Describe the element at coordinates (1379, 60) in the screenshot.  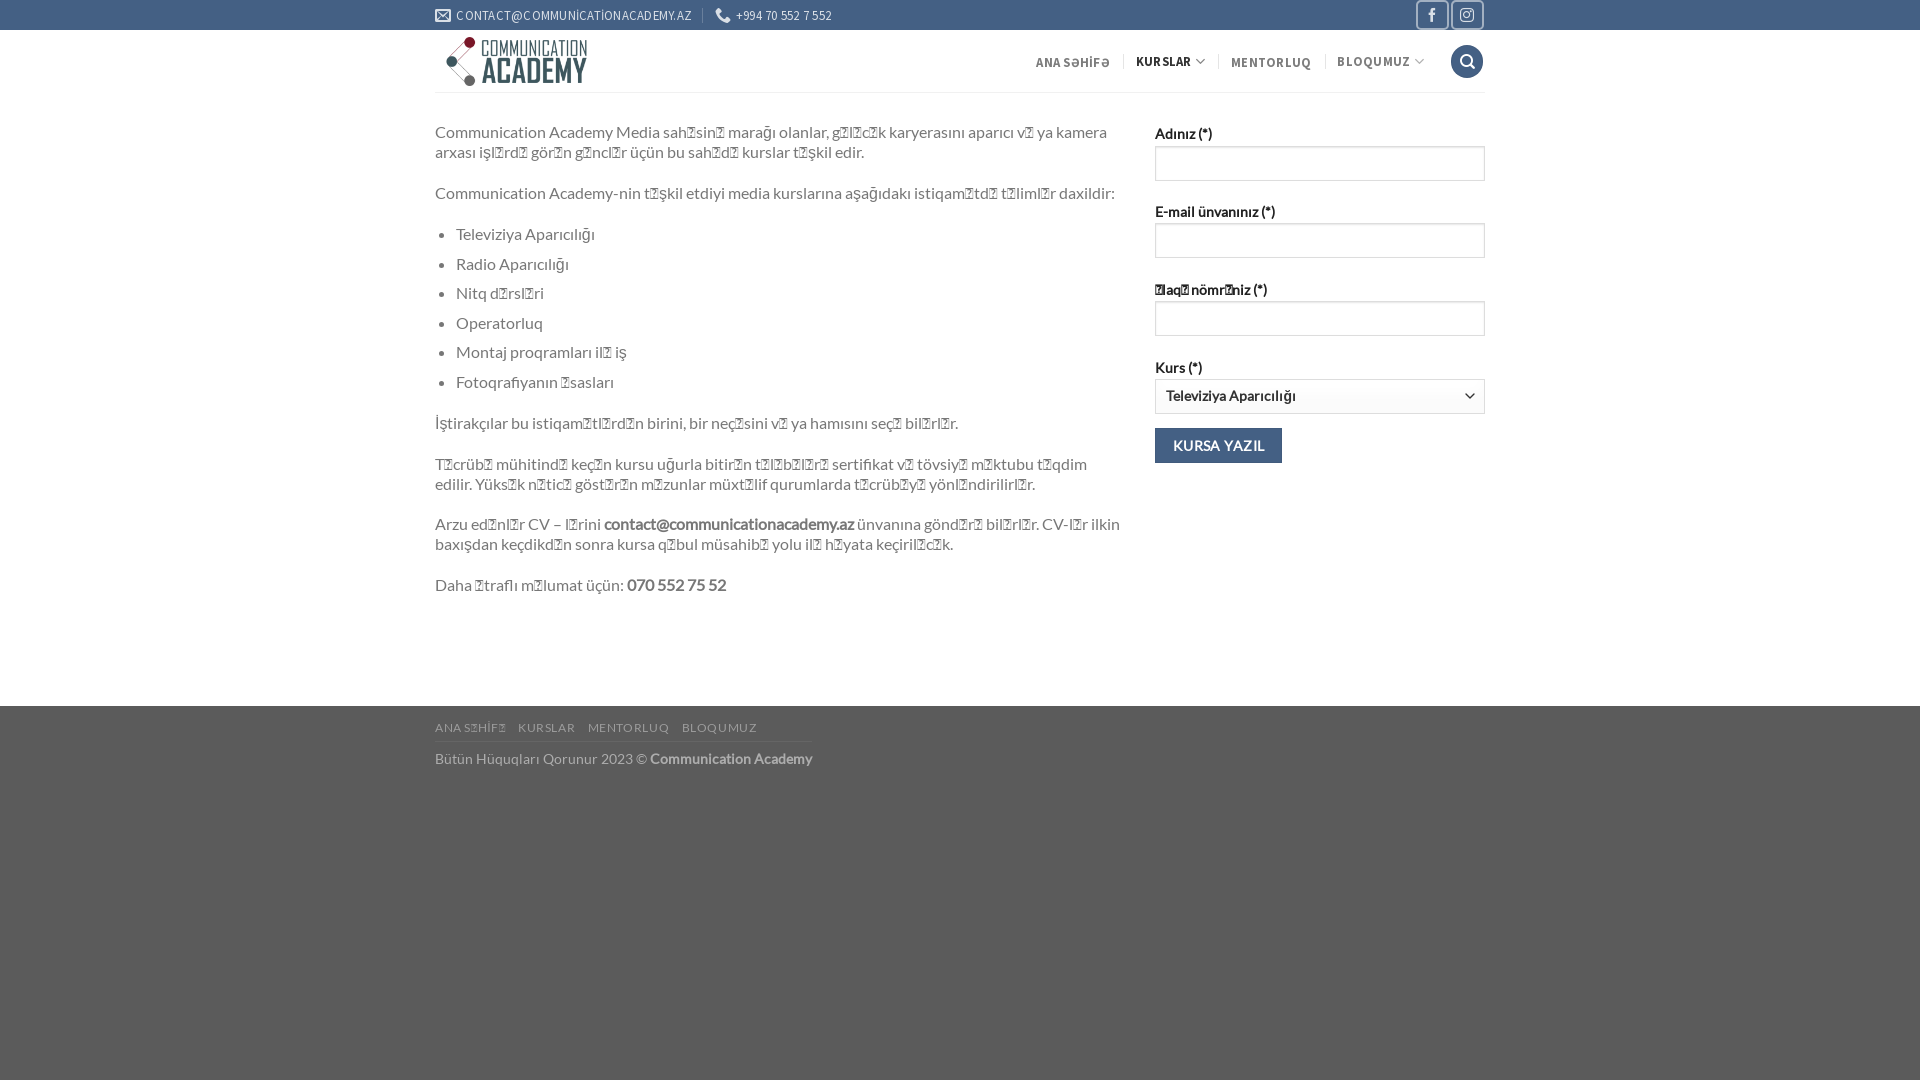
I see `'BLOQUMUZ'` at that location.